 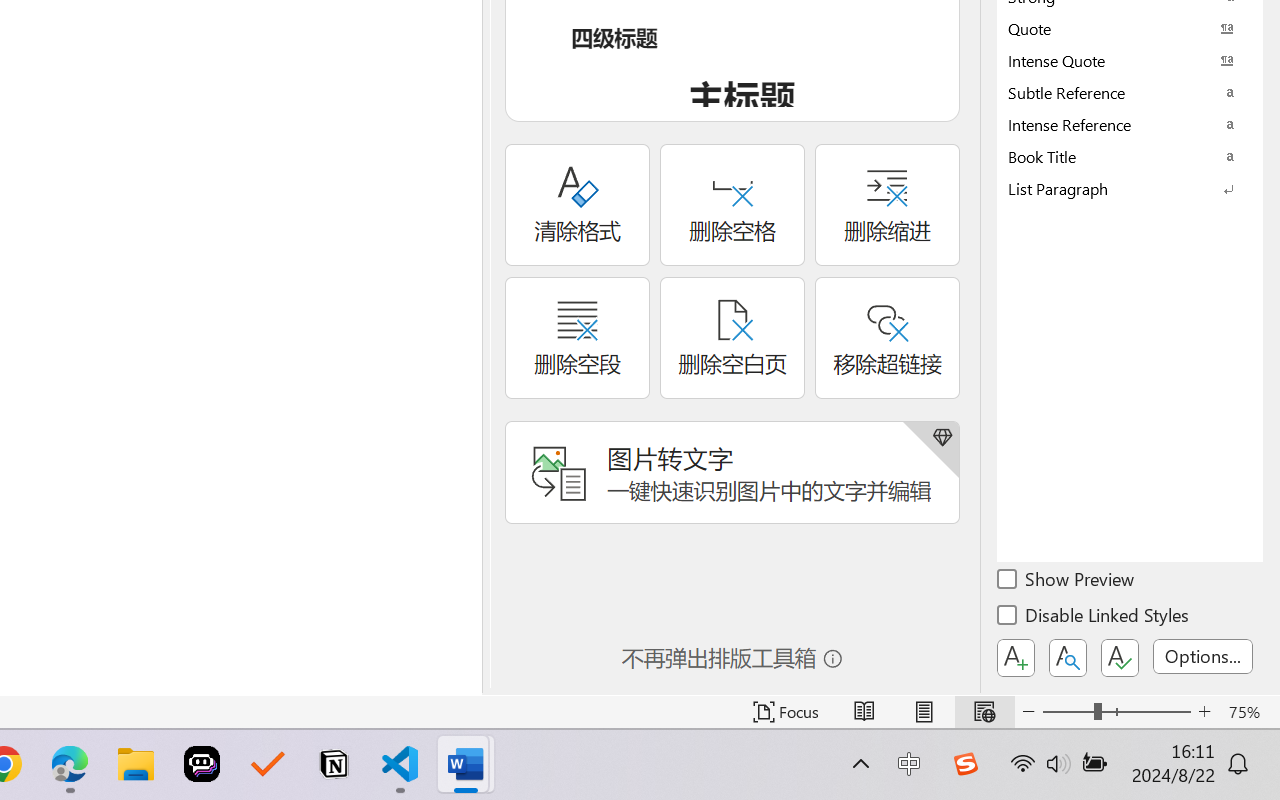 I want to click on 'Class: NetUIButton', so click(x=1120, y=657).